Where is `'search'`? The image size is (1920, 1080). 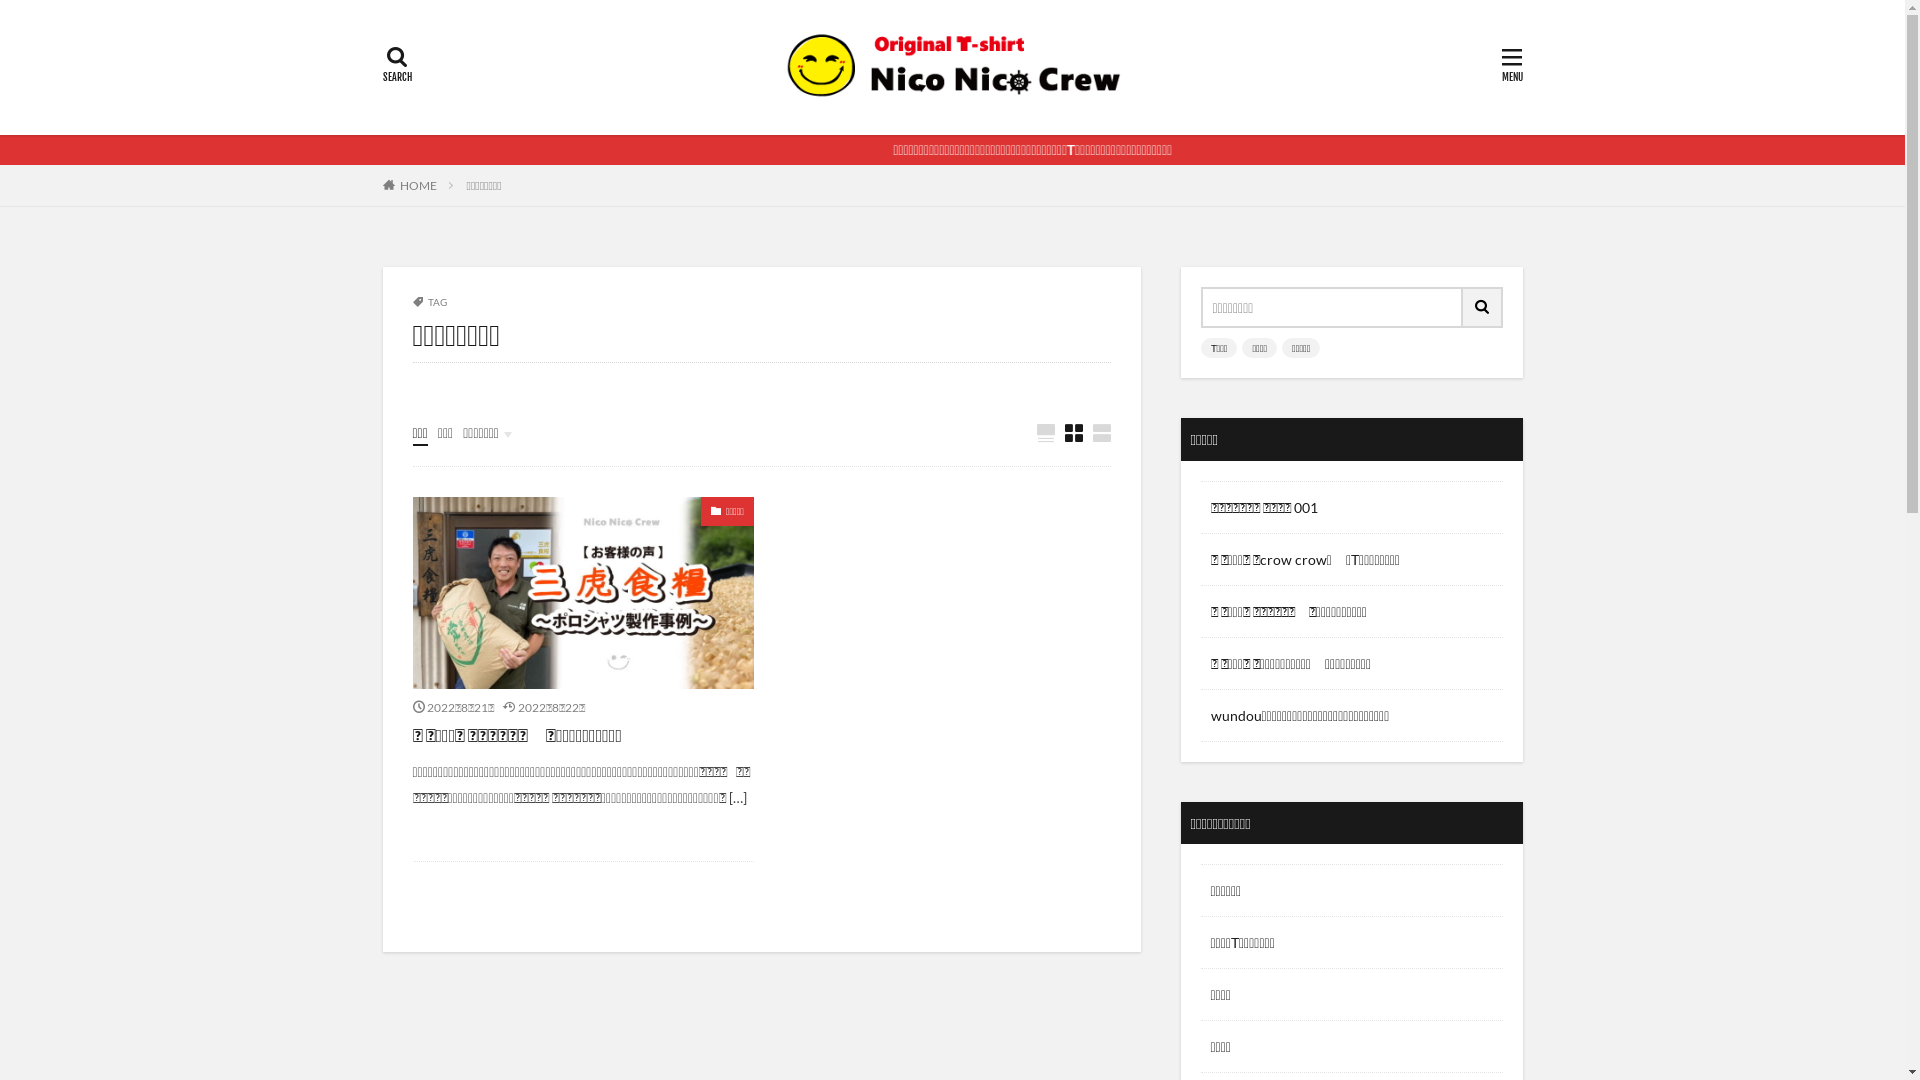 'search' is located at coordinates (1482, 307).